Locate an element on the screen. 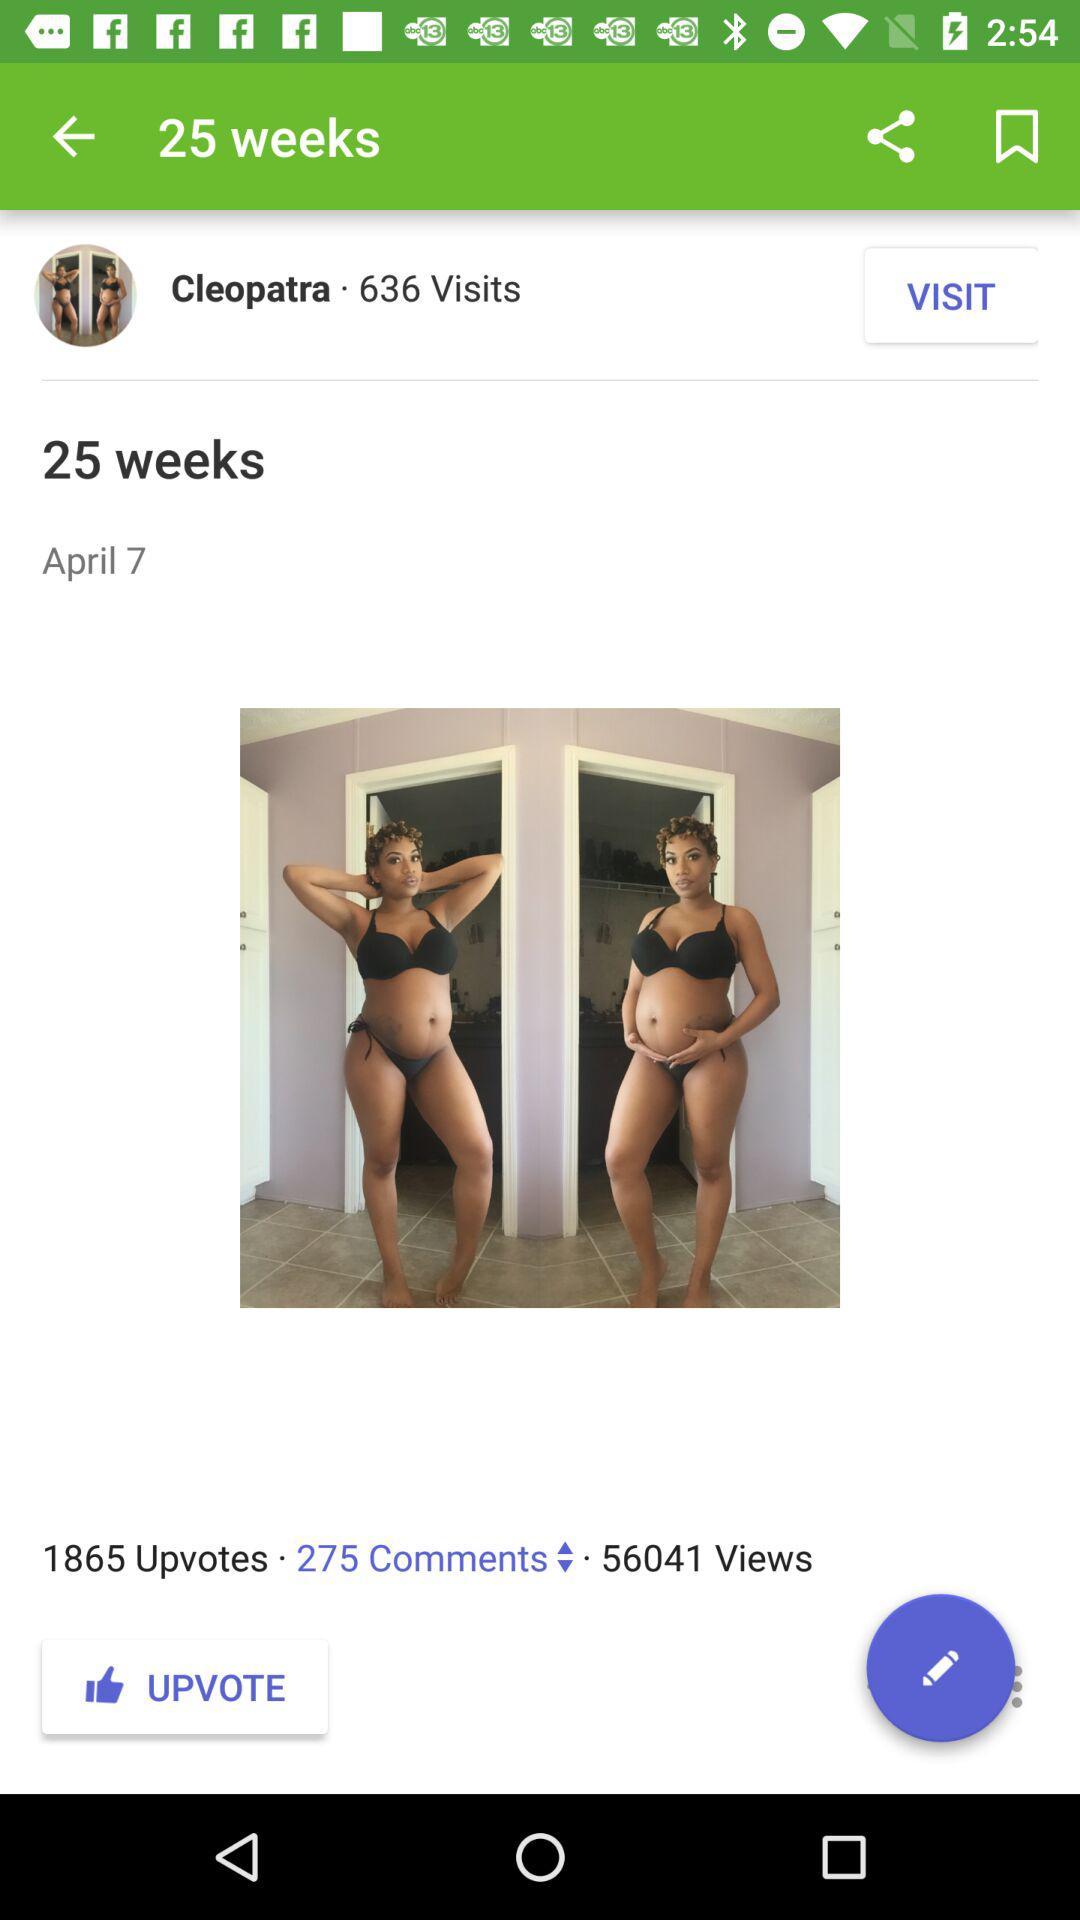 The image size is (1080, 1920). icon to the right of the upvote item is located at coordinates (890, 1685).